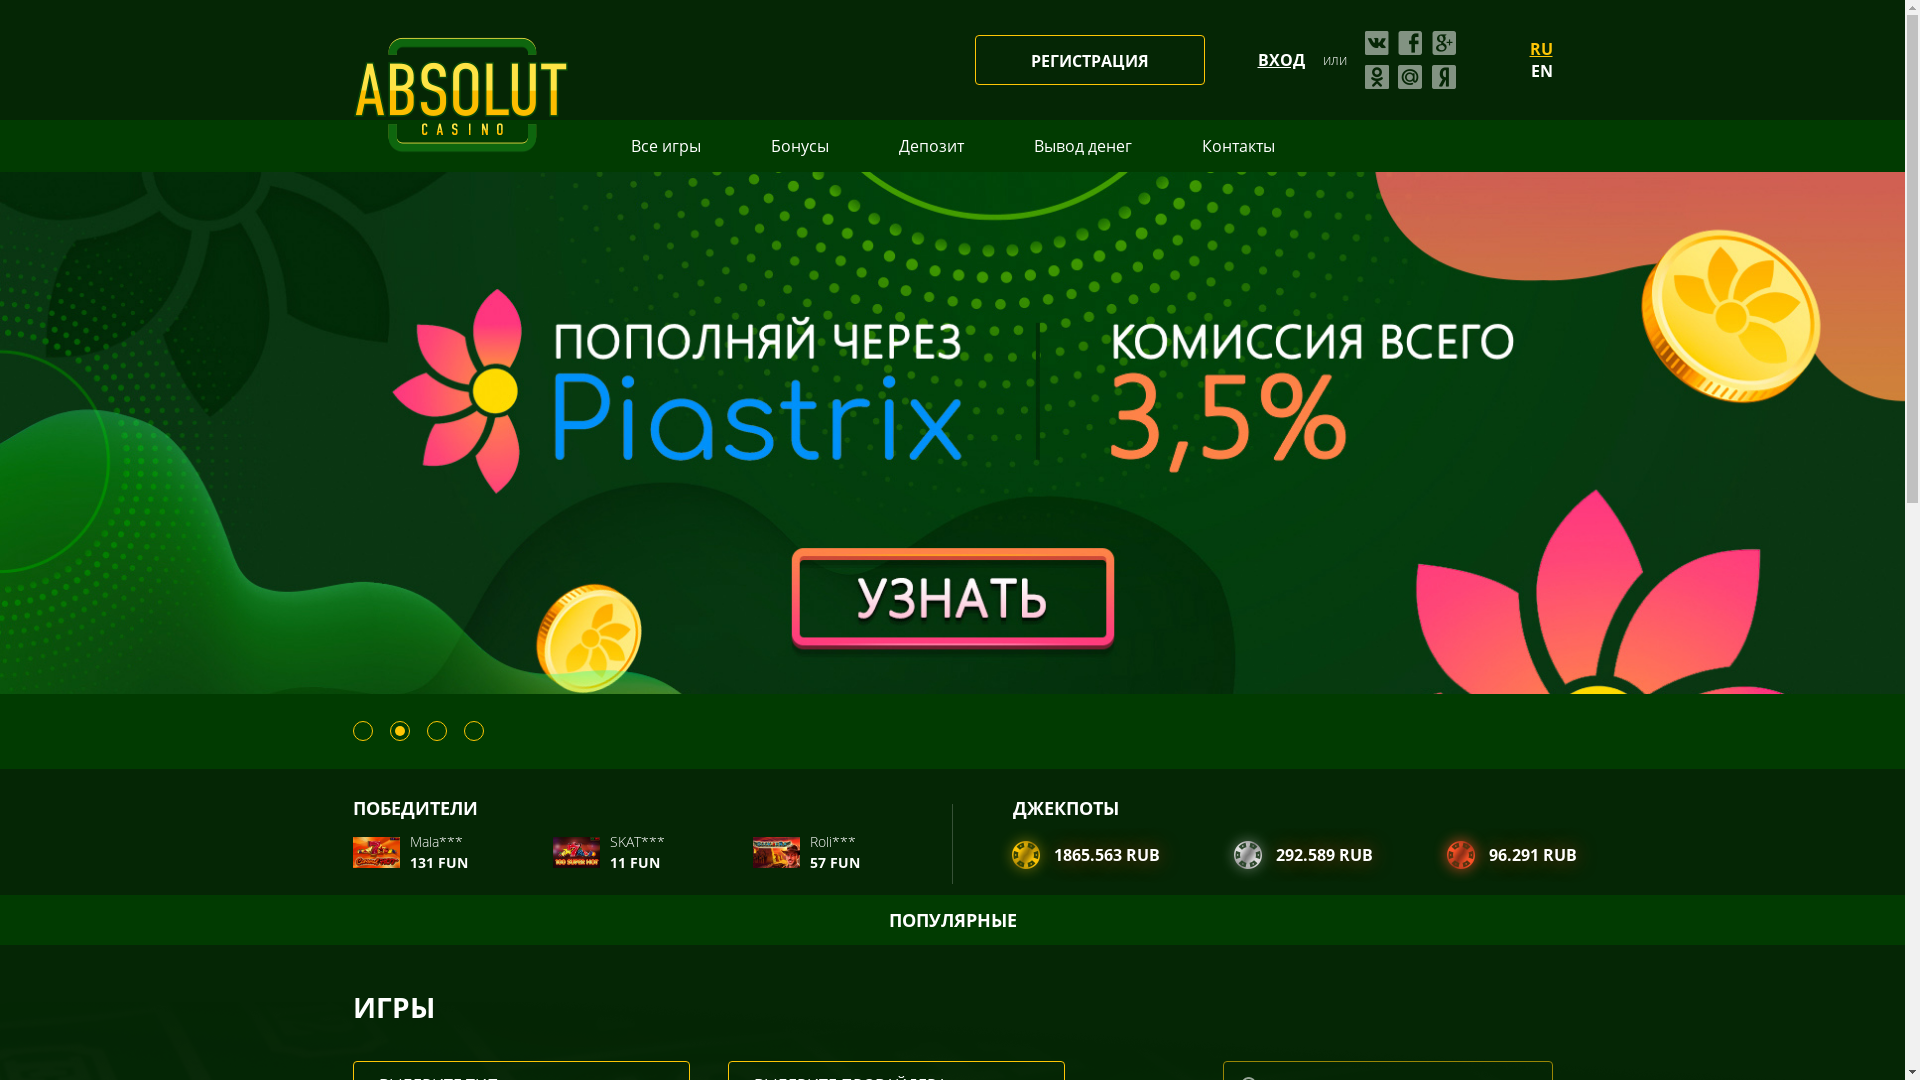  What do you see at coordinates (1539, 69) in the screenshot?
I see `'EN'` at bounding box center [1539, 69].